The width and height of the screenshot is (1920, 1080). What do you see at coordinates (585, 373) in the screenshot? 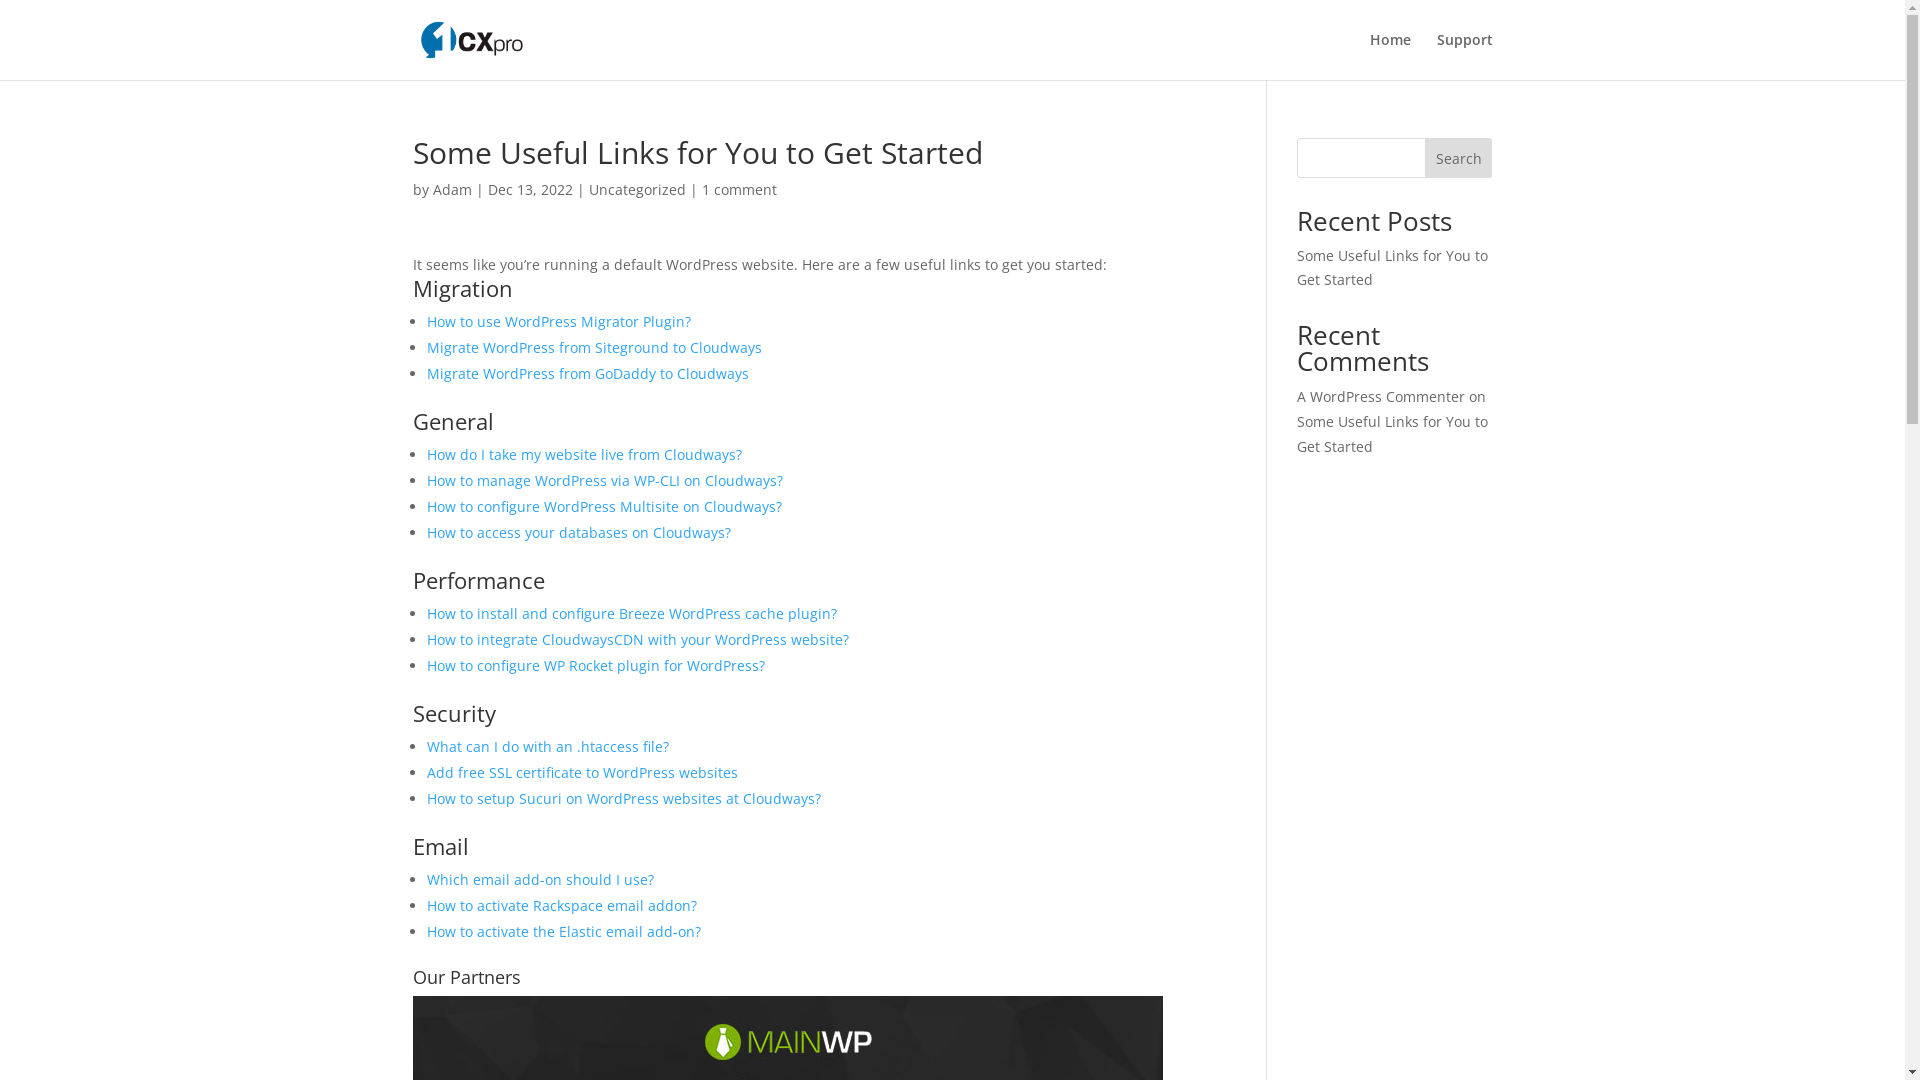
I see `'Migrate WordPress from GoDaddy to Cloudways'` at bounding box center [585, 373].